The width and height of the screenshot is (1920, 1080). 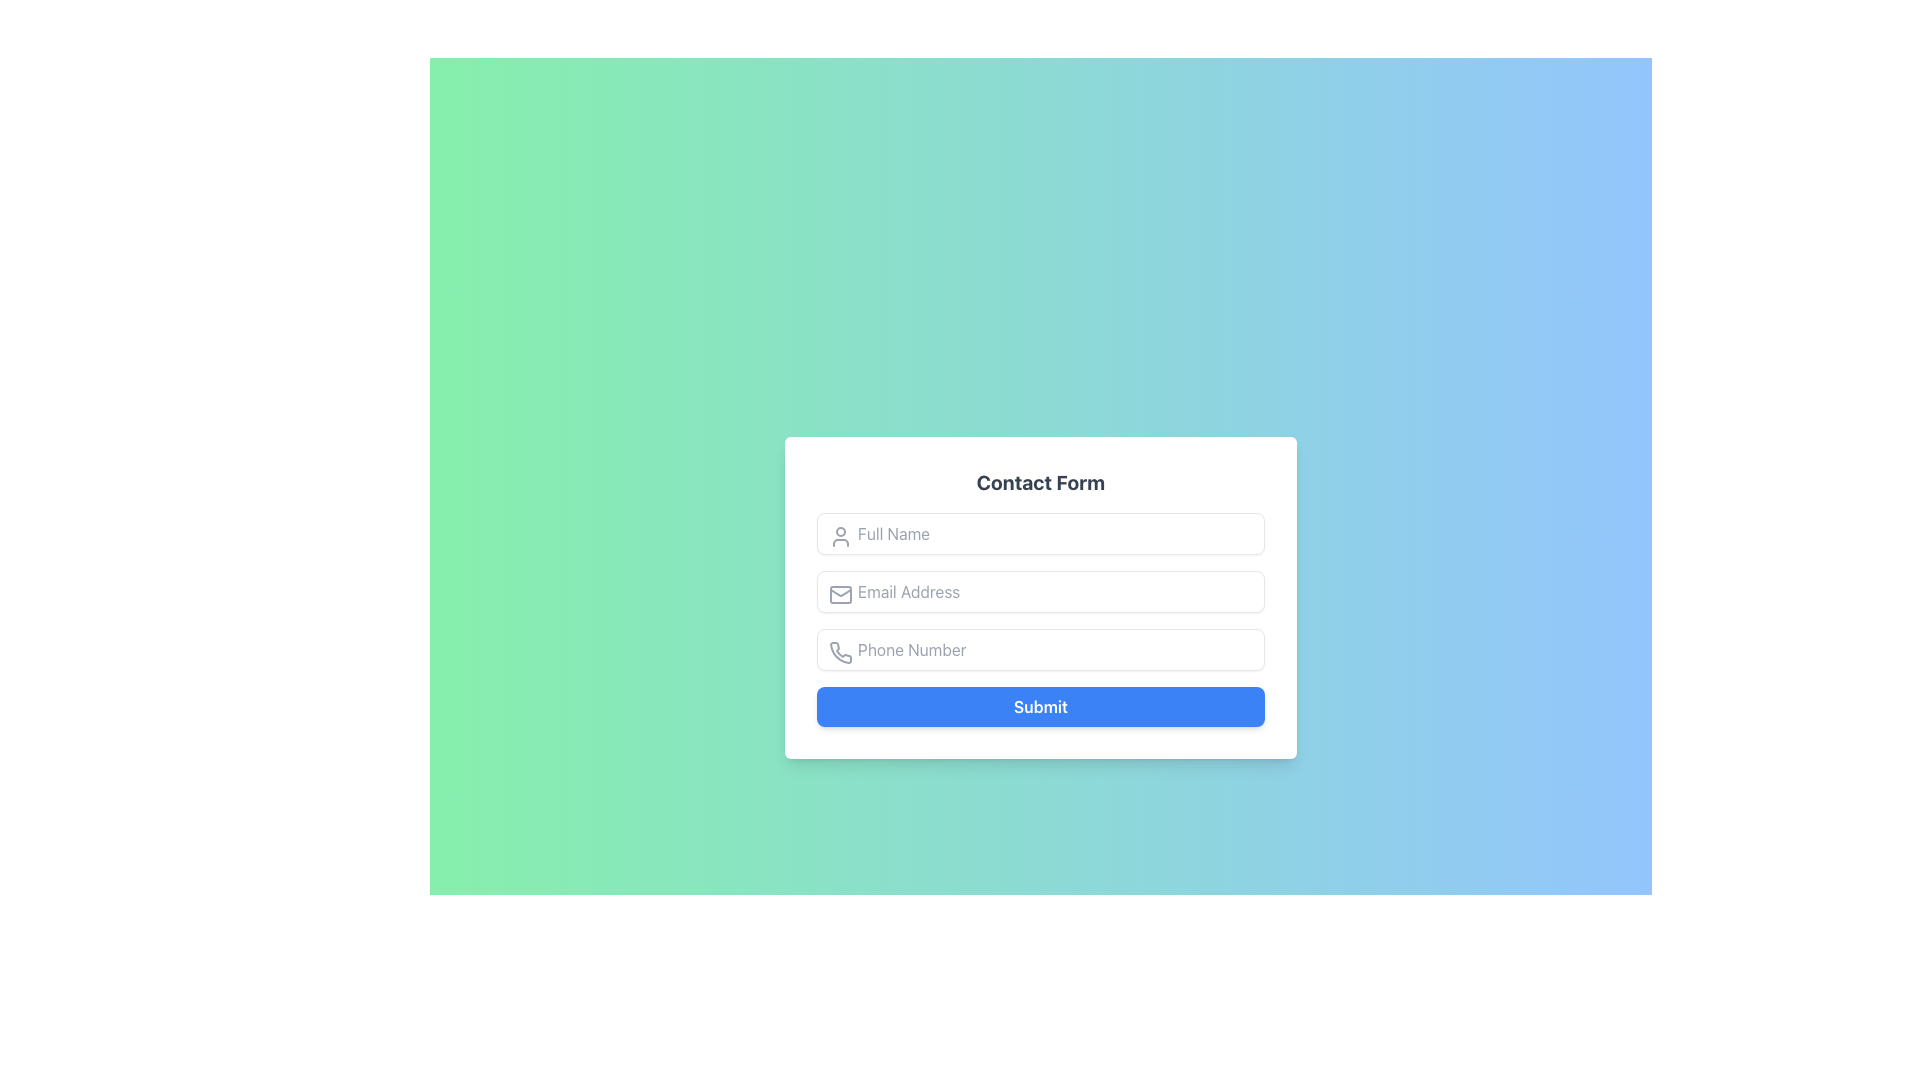 What do you see at coordinates (841, 652) in the screenshot?
I see `the phone icon located inside the left edge of the 'Phone Number' input field, which serves as a visual input type indicator` at bounding box center [841, 652].